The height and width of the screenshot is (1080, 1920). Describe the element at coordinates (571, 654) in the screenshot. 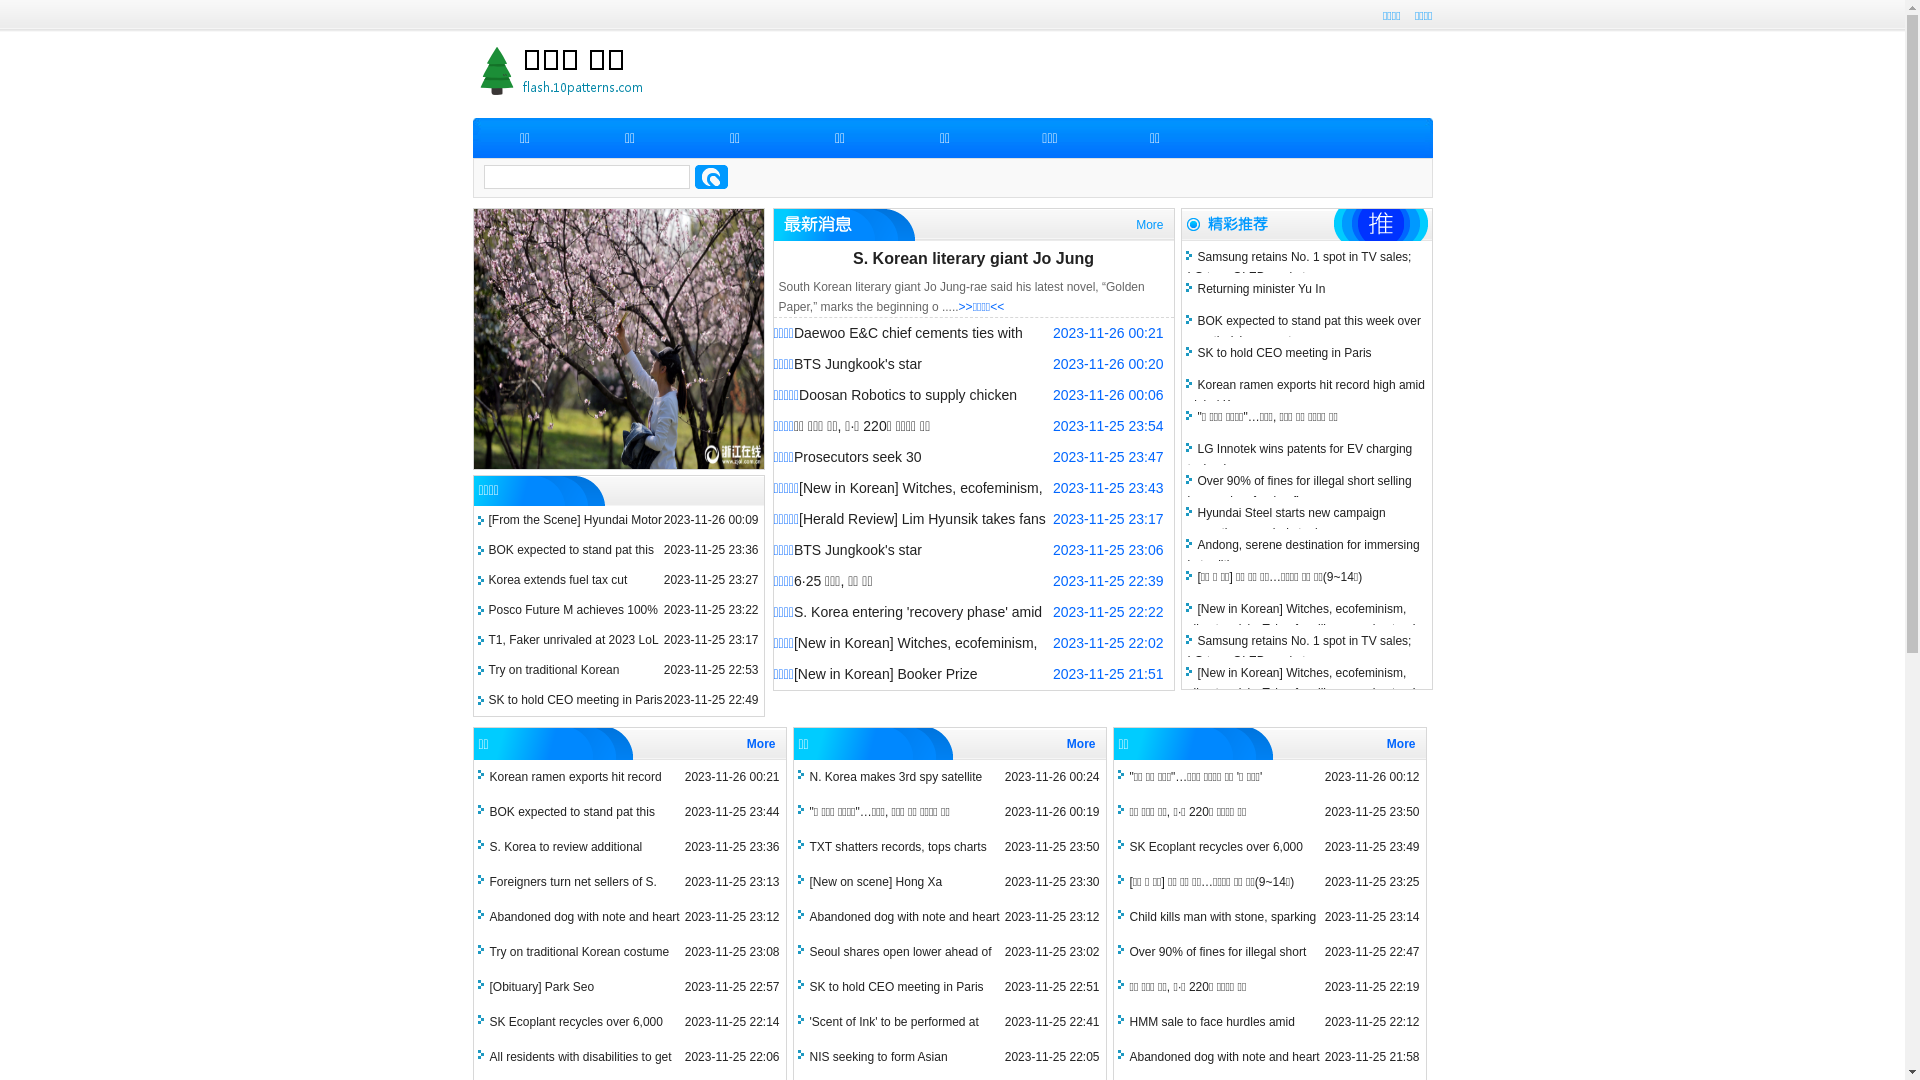

I see `'T1, Faker unrivaled at 2023 LoL World Championship'` at that location.